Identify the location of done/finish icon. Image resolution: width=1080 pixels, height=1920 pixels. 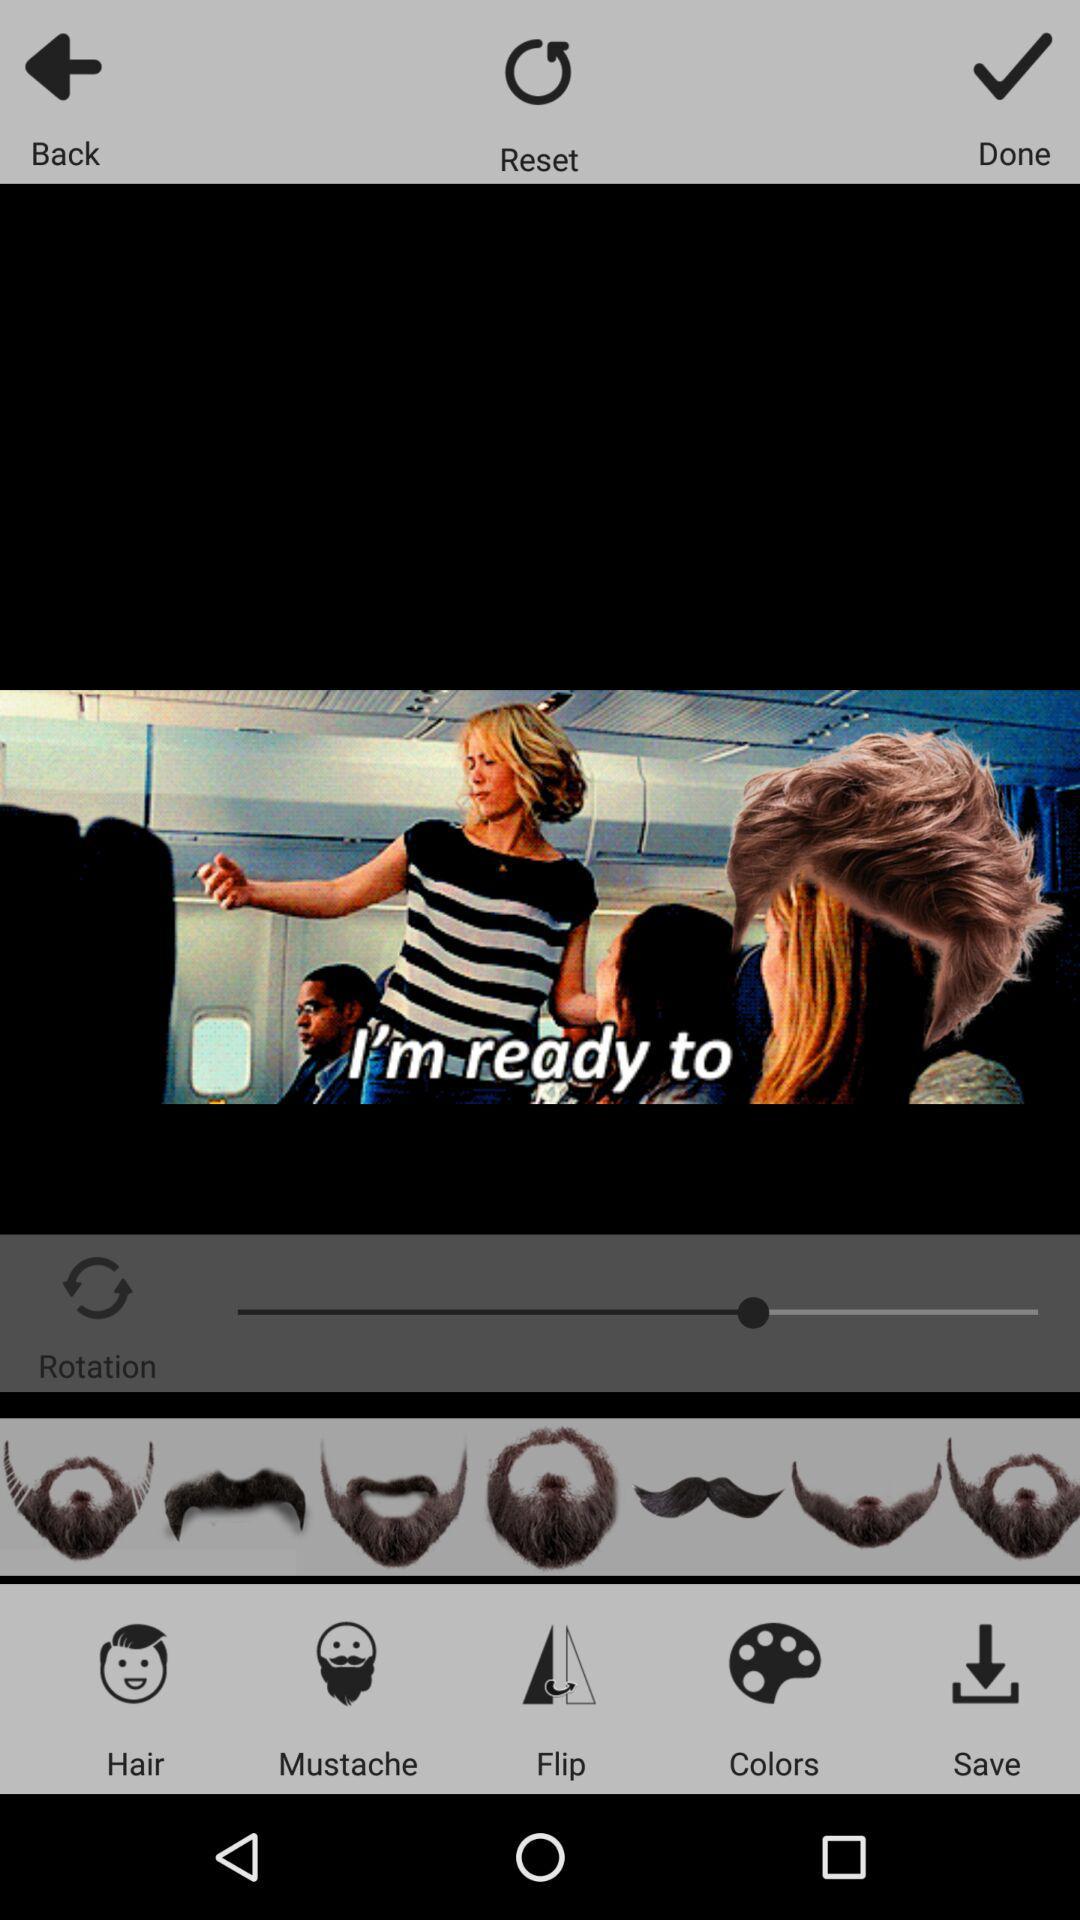
(1014, 65).